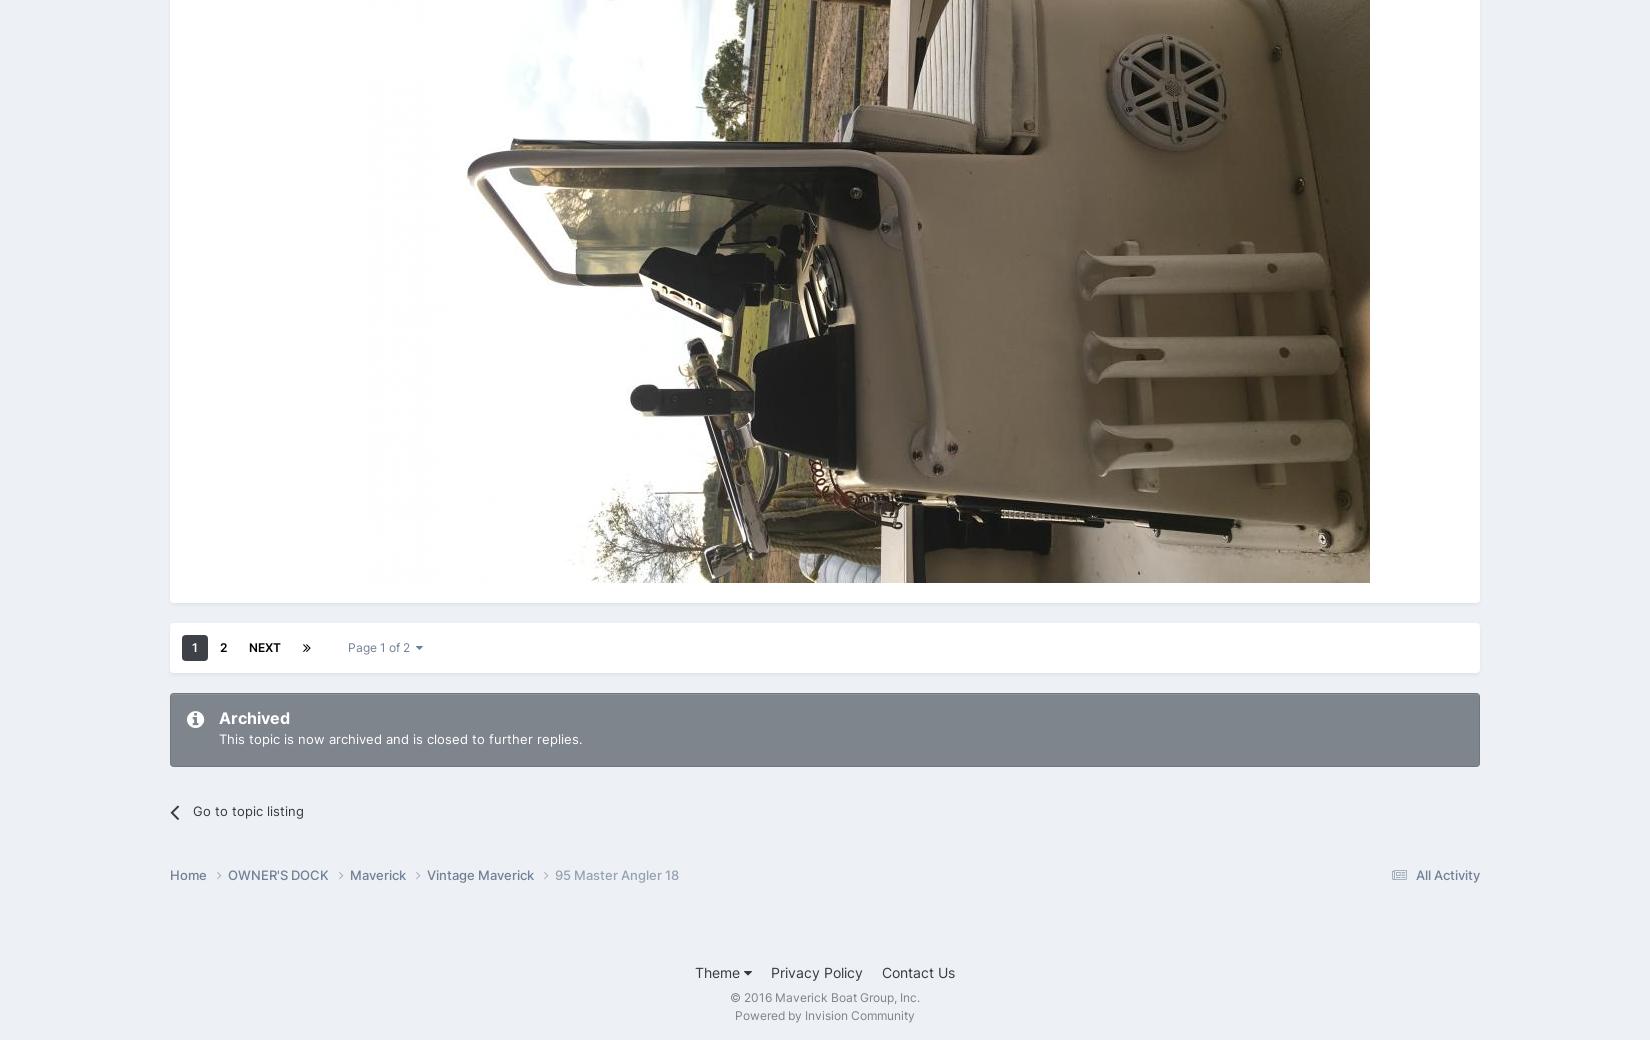  Describe the element at coordinates (195, 646) in the screenshot. I see `'1'` at that location.